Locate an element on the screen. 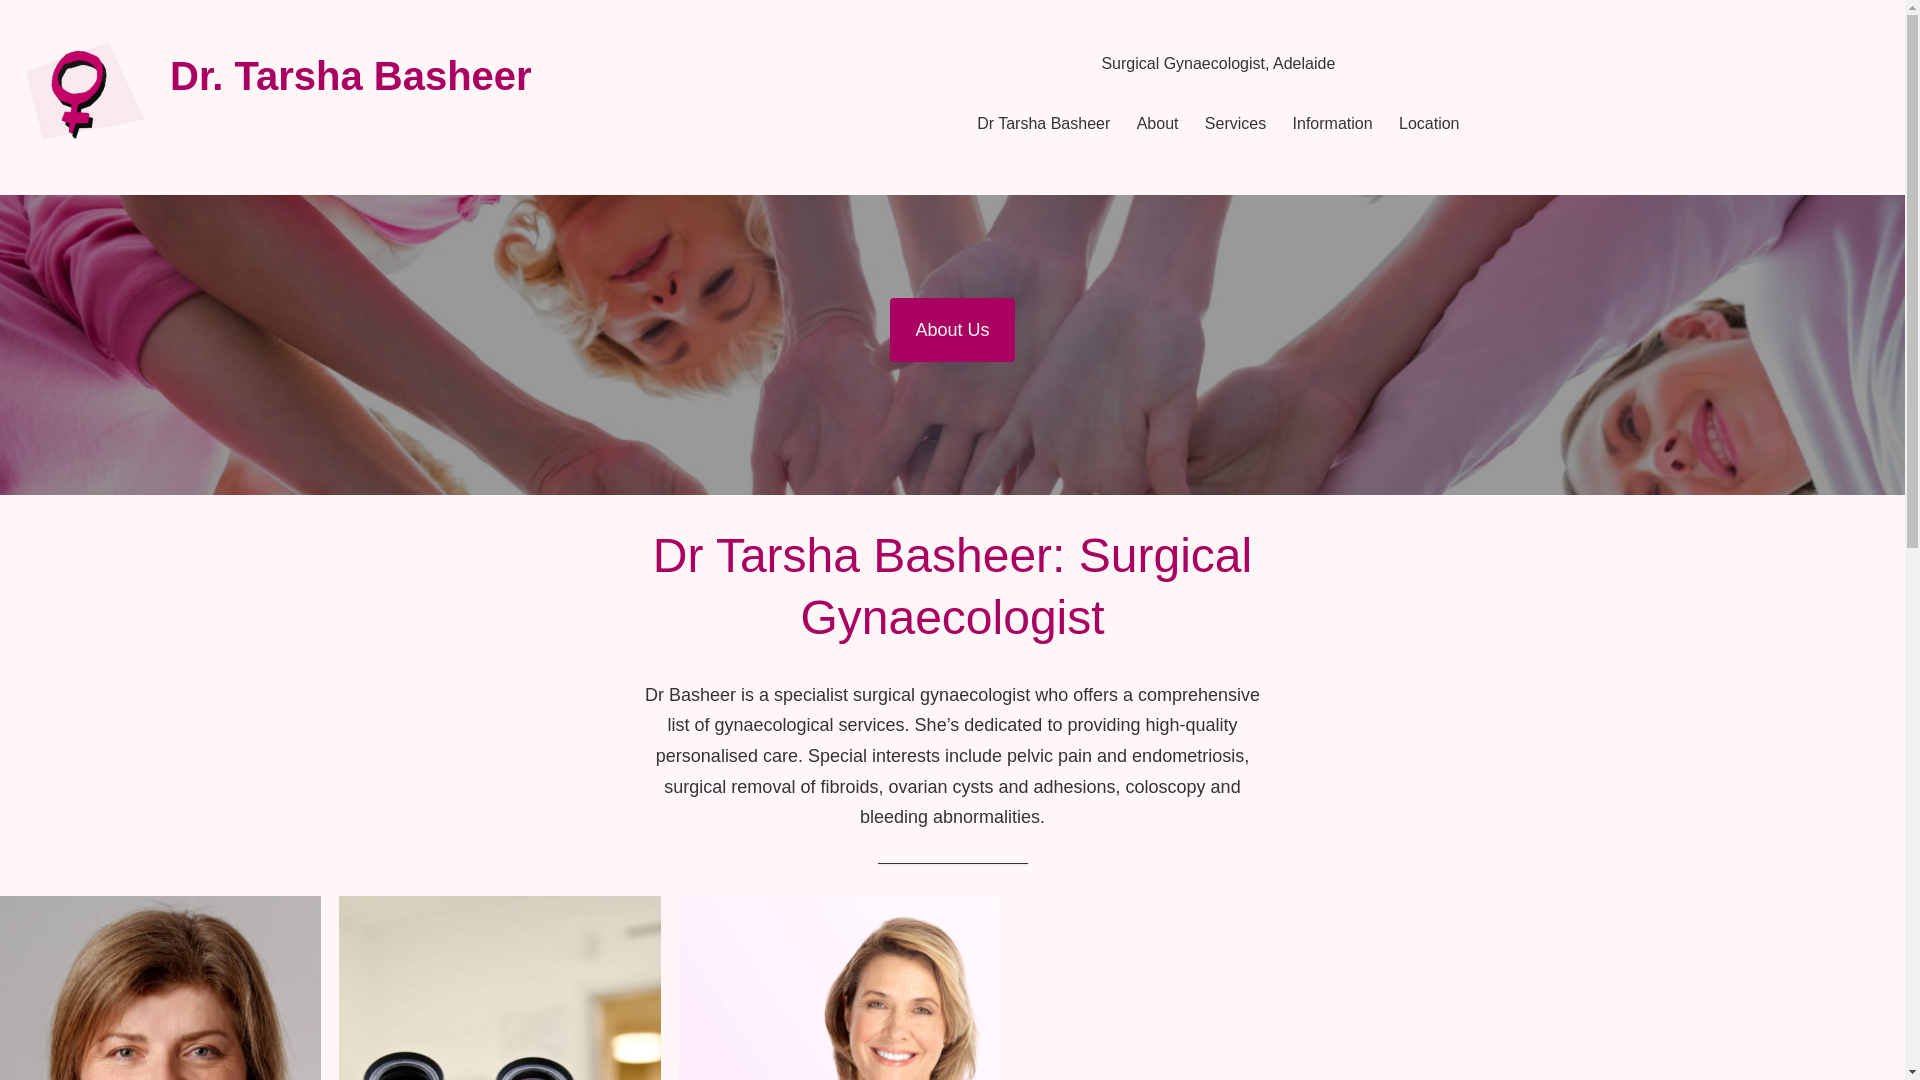  'Dr. Tarsha Basheer' is located at coordinates (350, 75).